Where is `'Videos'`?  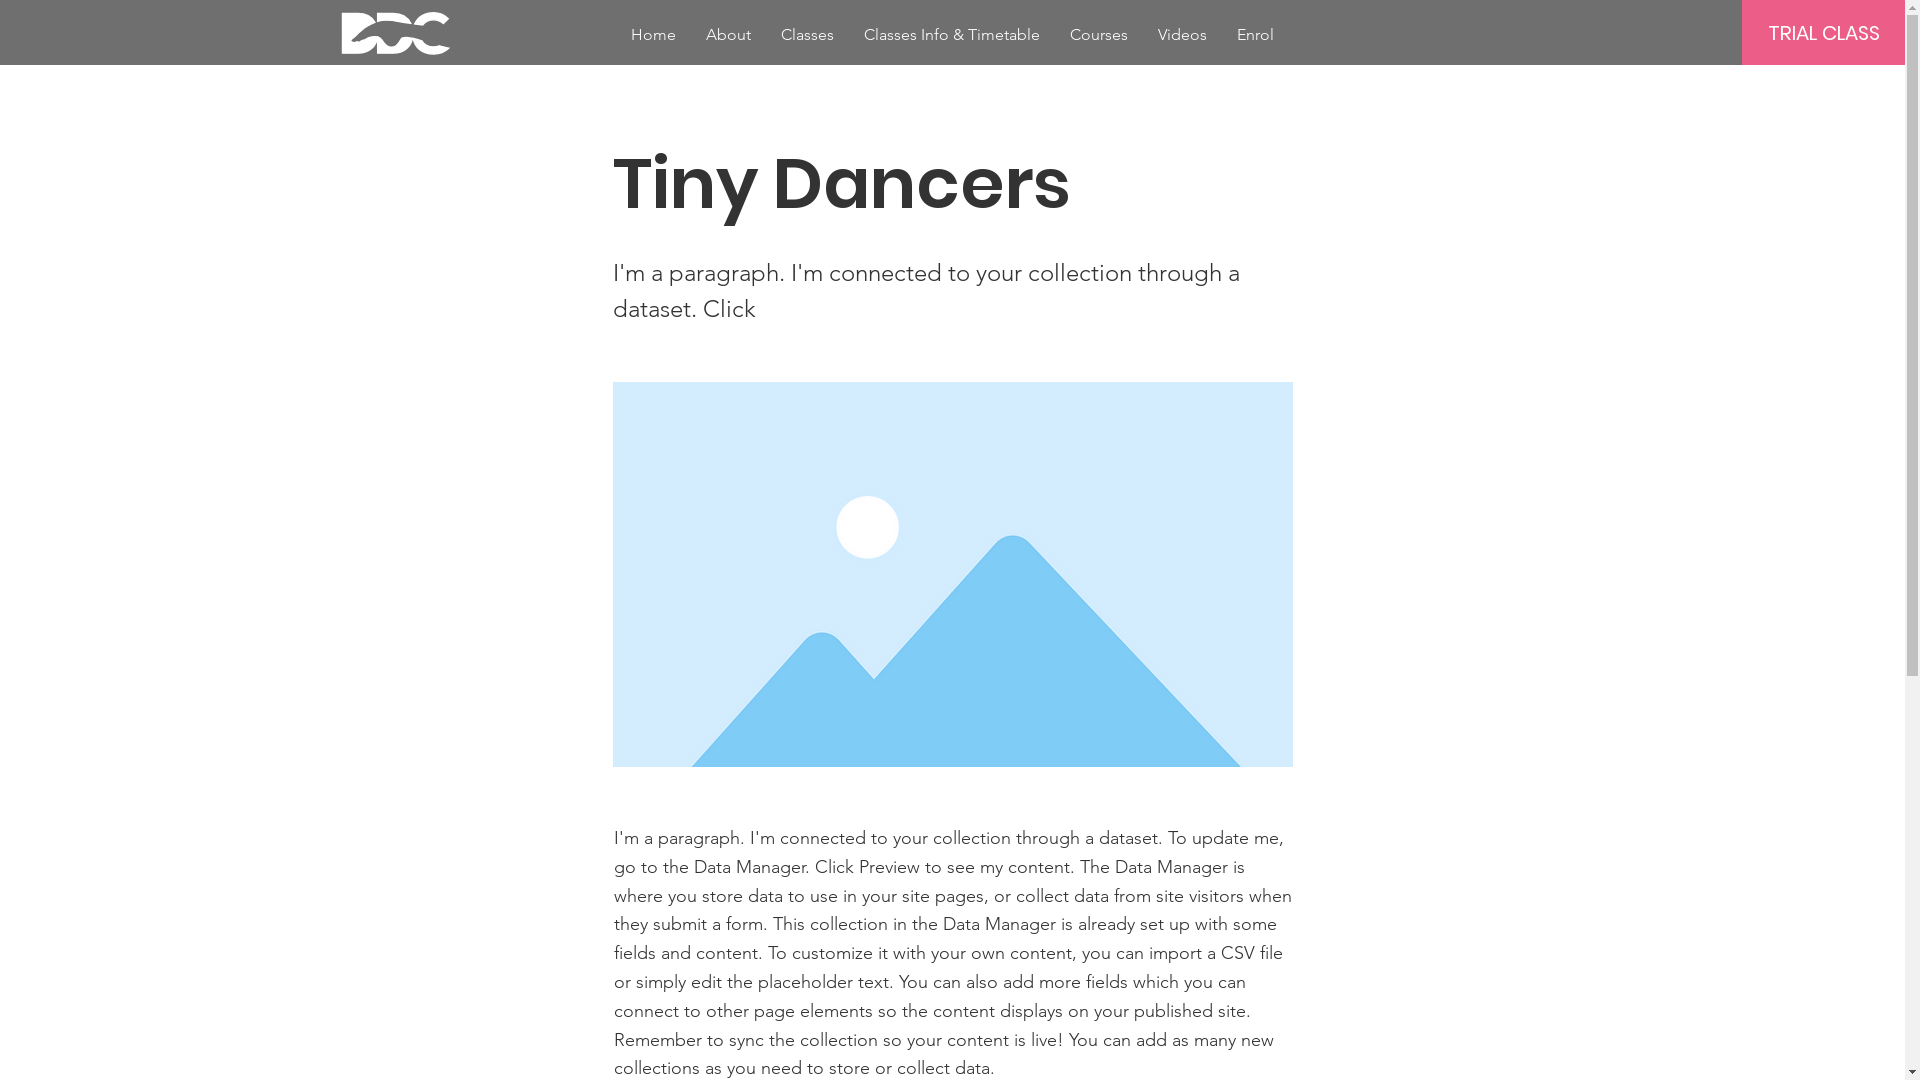 'Videos' is located at coordinates (1182, 34).